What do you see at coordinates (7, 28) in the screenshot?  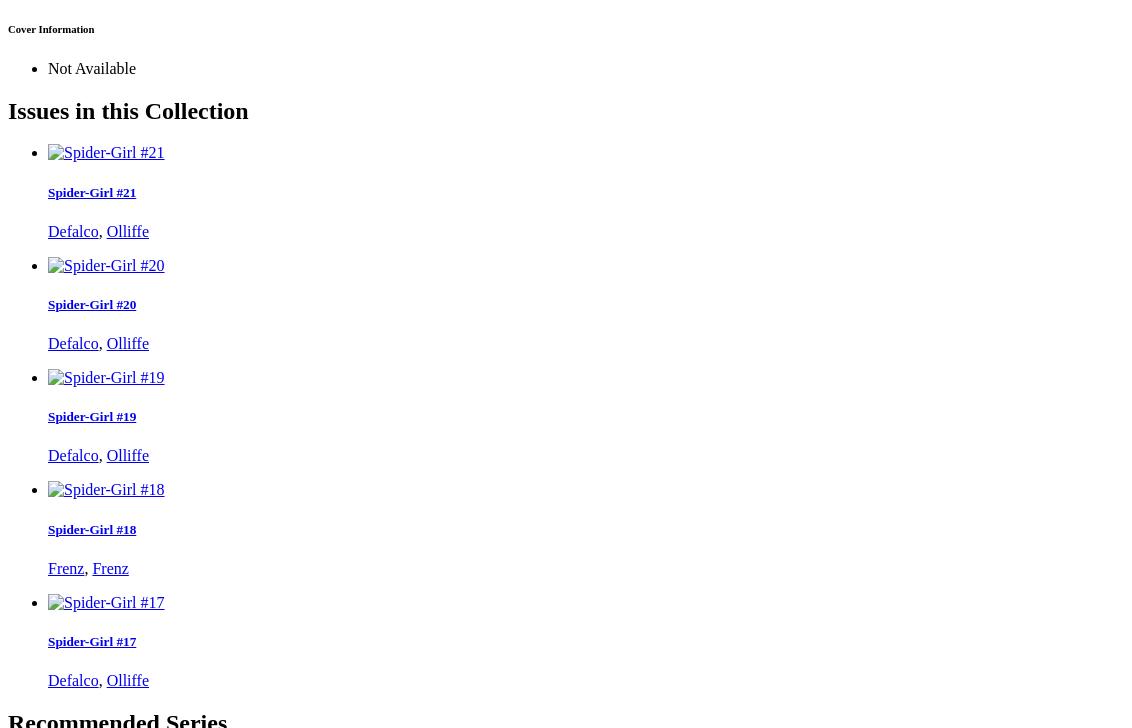 I see `'Cover Information'` at bounding box center [7, 28].